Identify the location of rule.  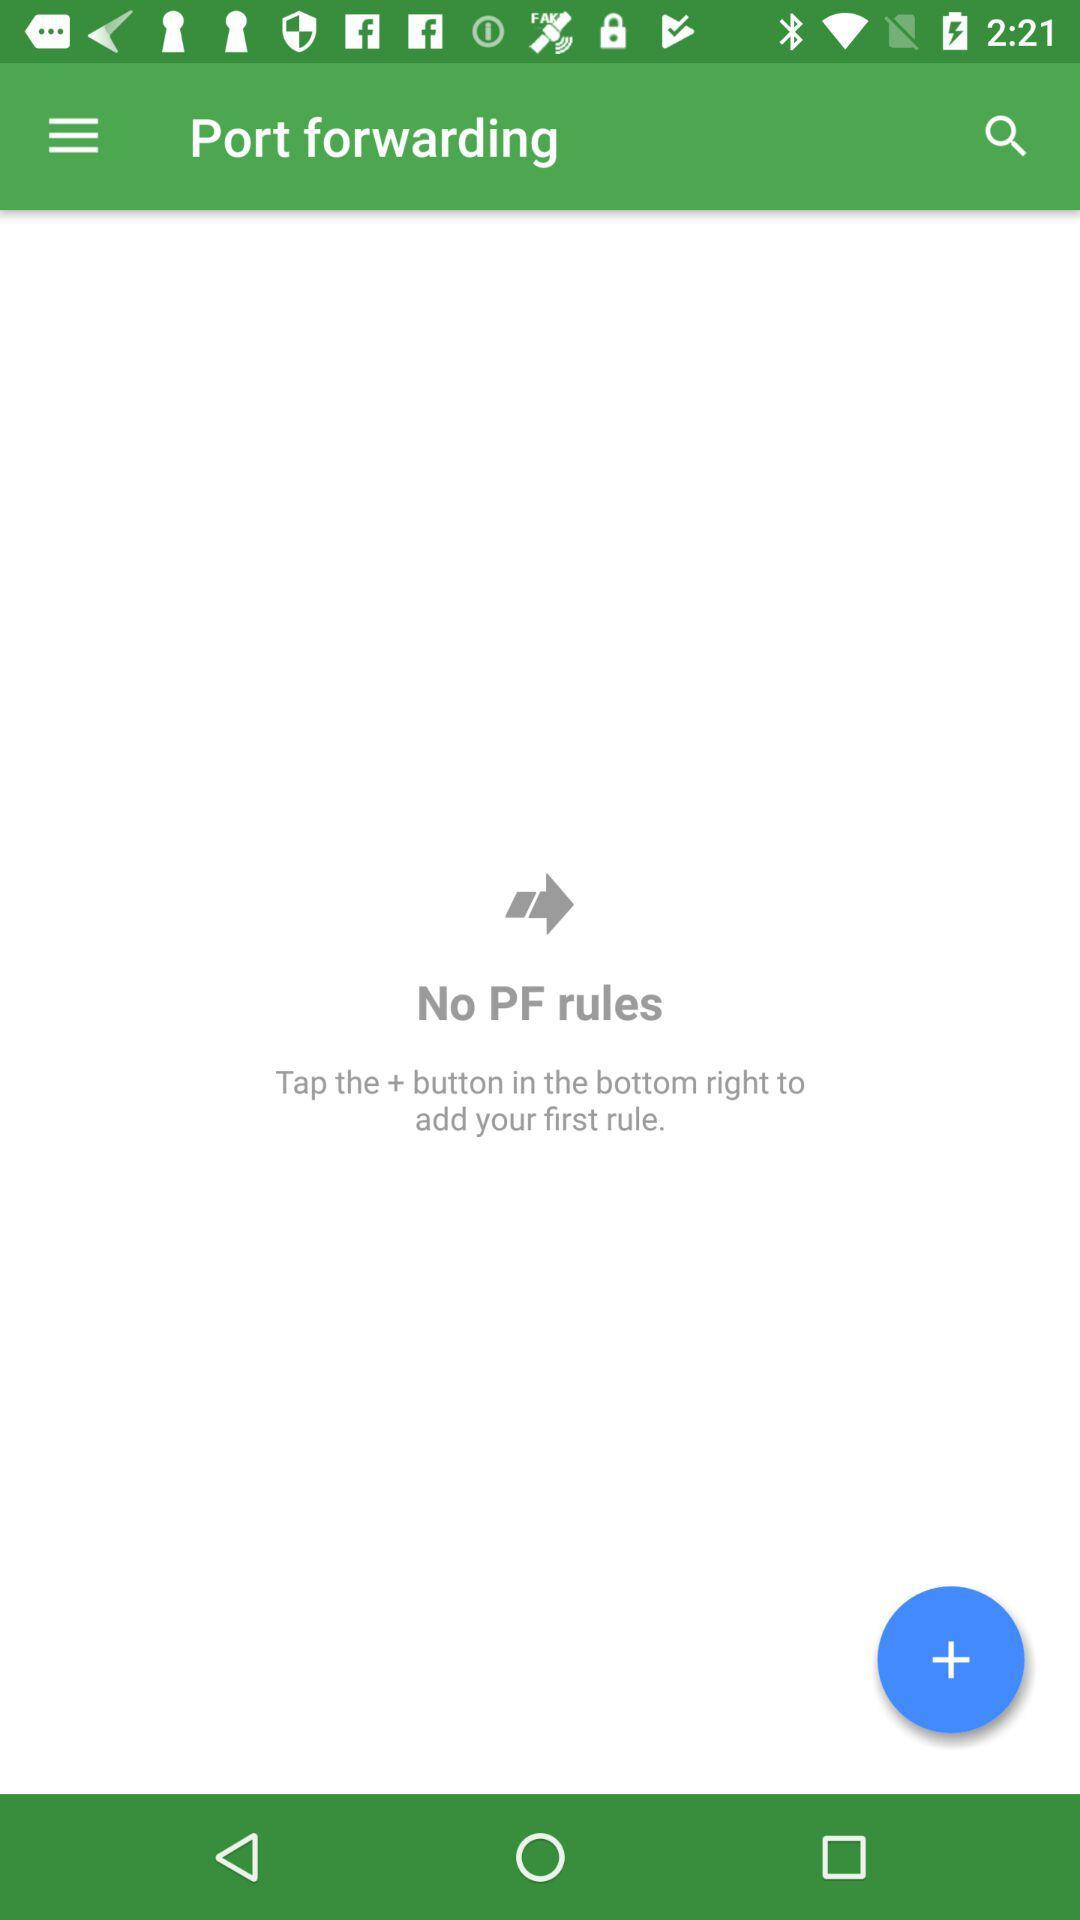
(950, 1659).